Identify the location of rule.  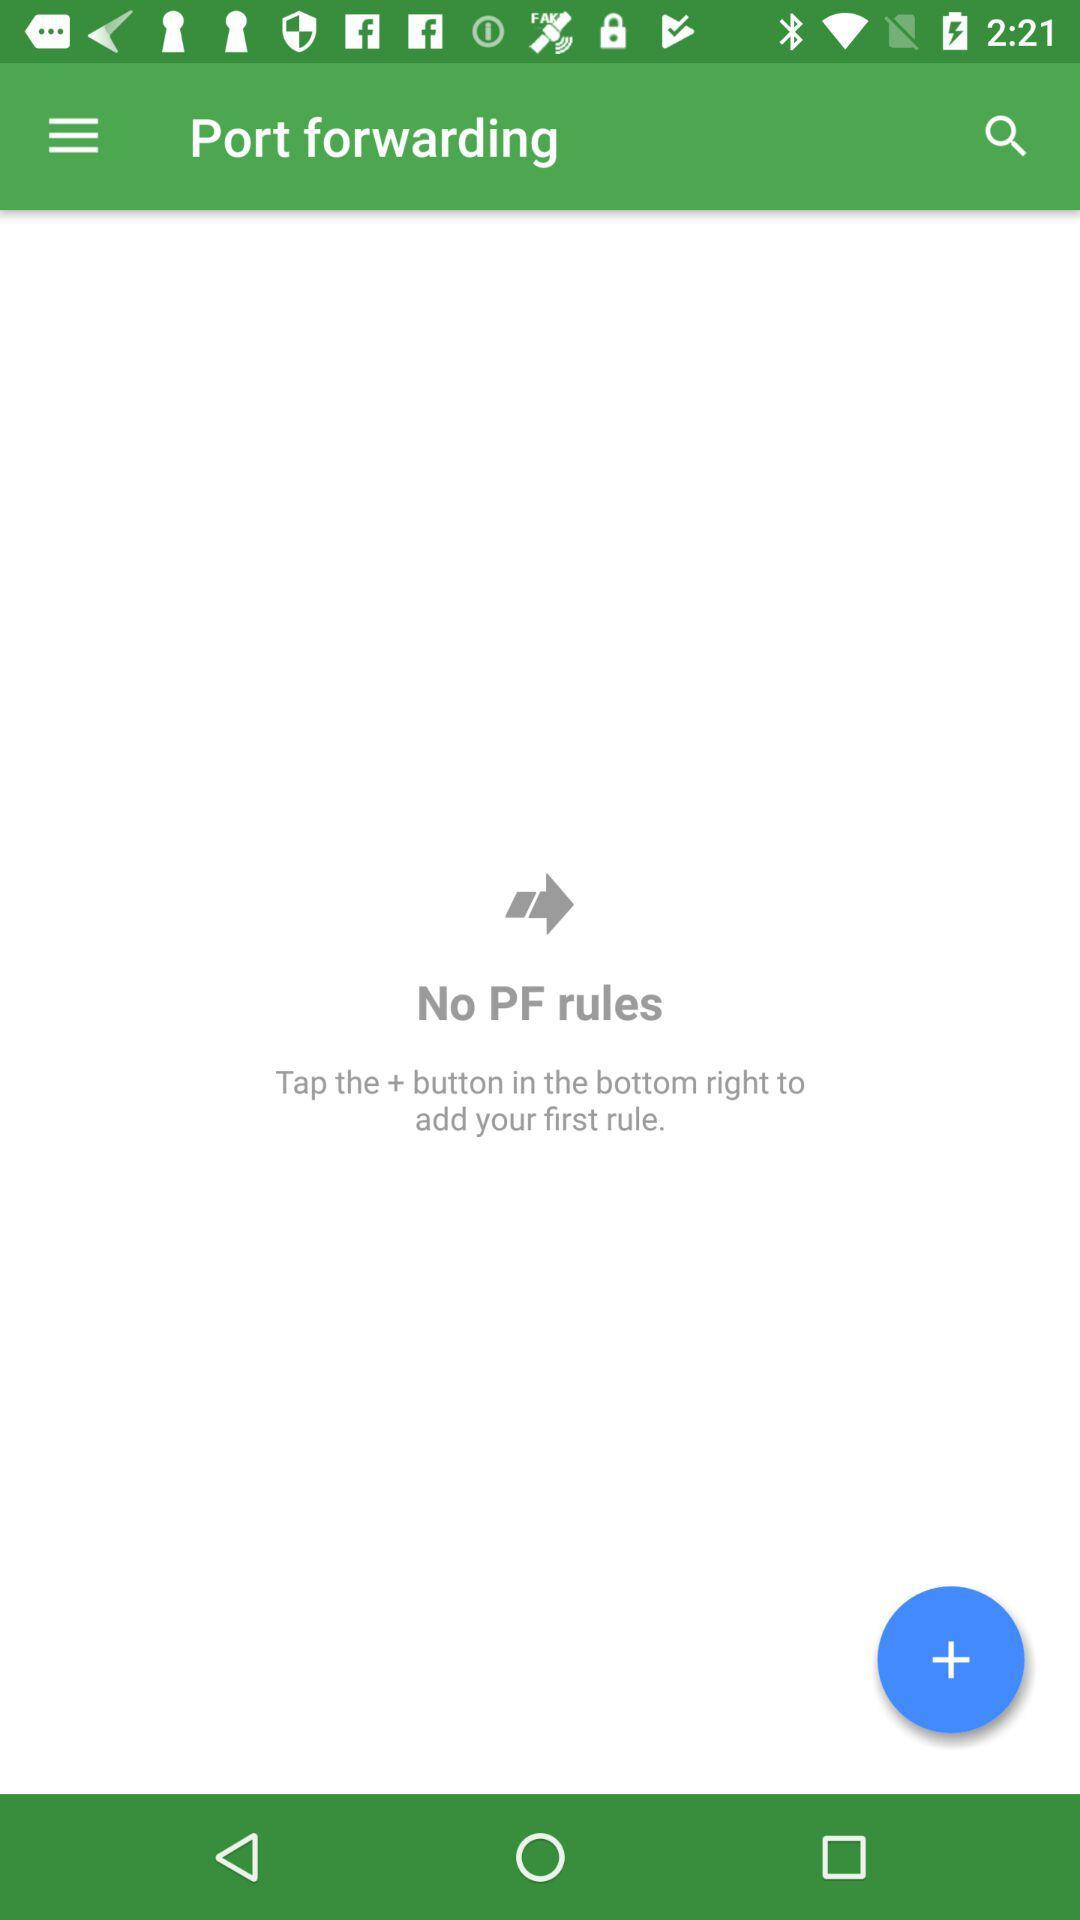
(950, 1659).